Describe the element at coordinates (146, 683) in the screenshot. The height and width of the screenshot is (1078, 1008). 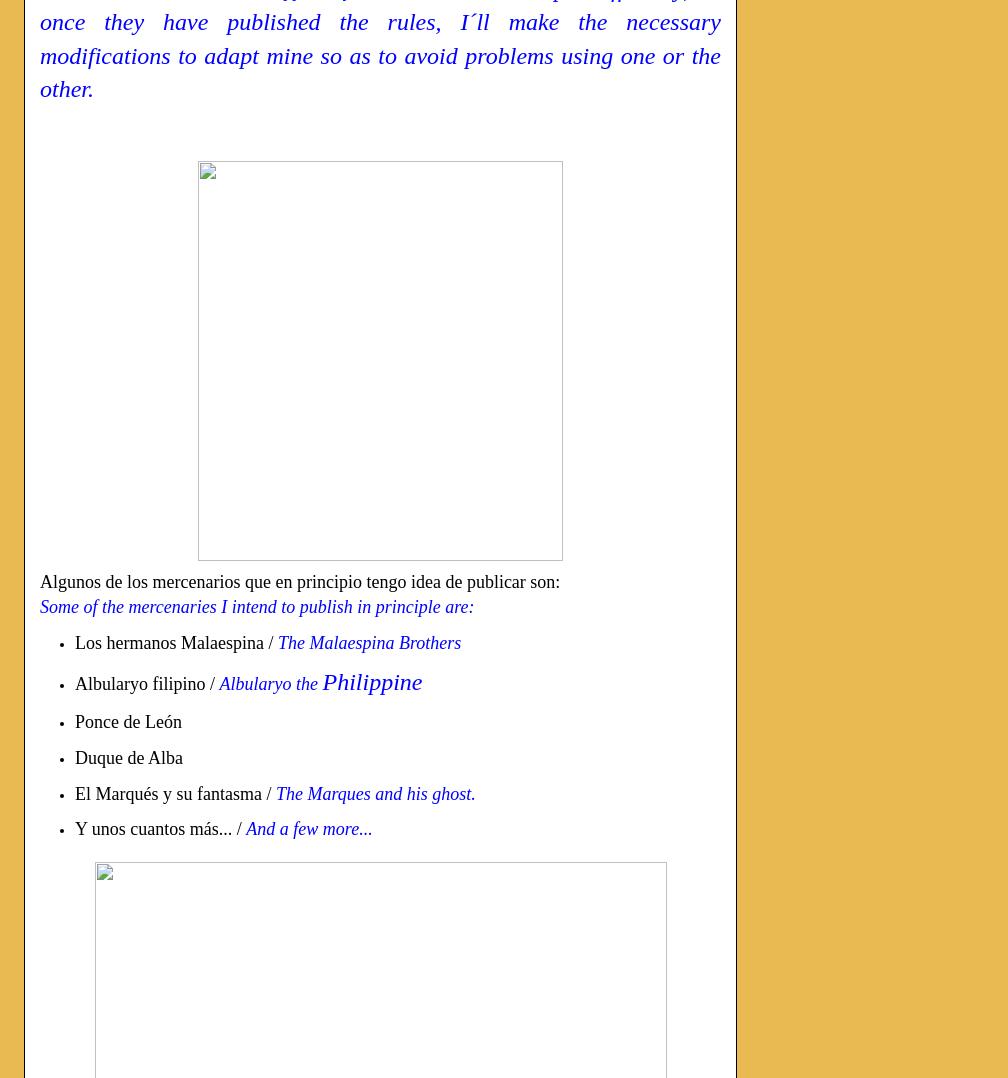
I see `'Albularyo filipino /'` at that location.